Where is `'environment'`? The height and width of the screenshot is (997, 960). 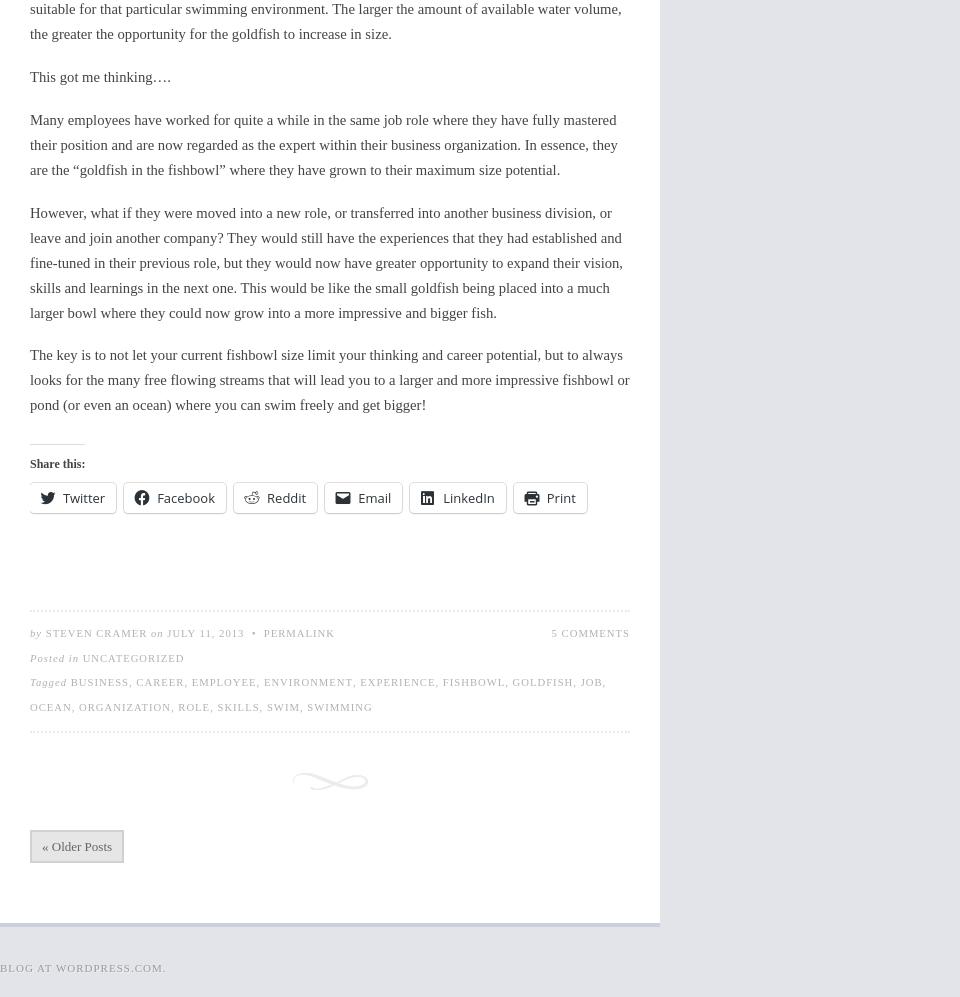
'environment' is located at coordinates (262, 681).